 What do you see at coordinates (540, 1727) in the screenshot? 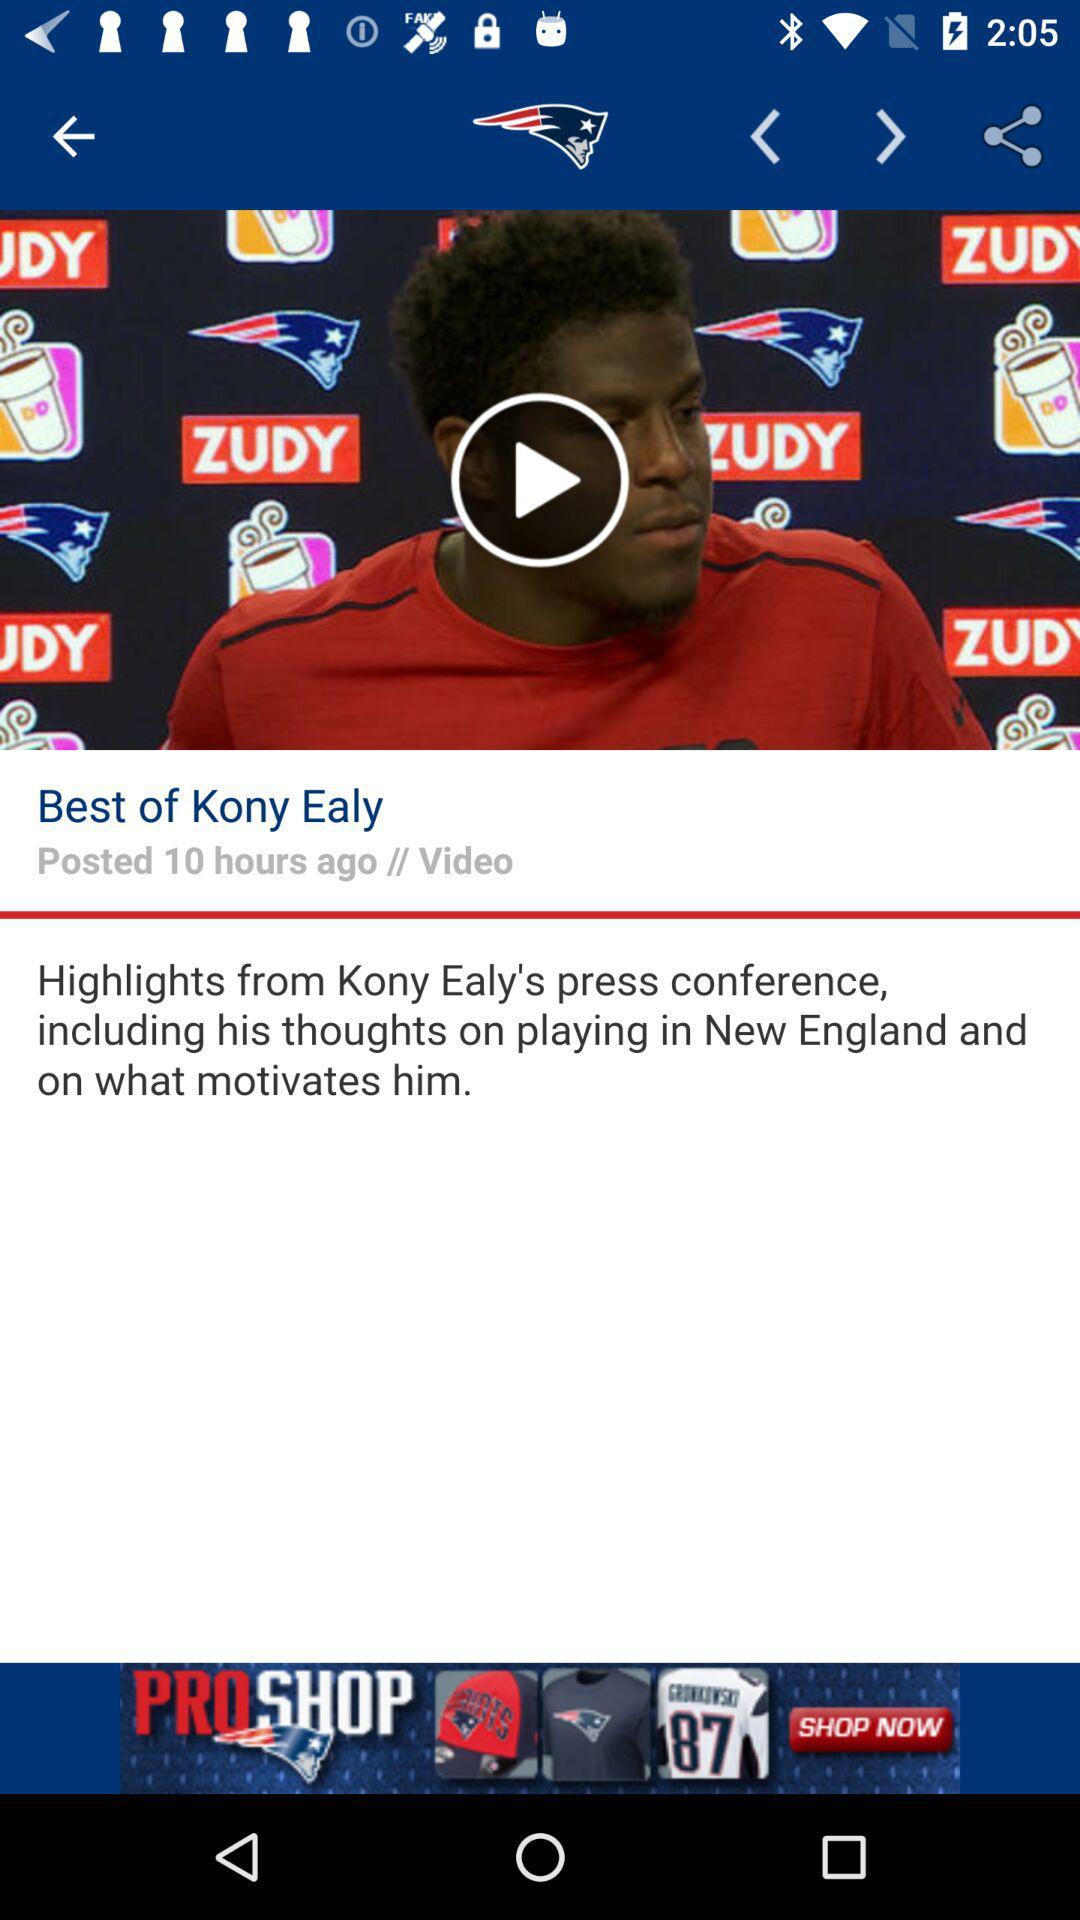
I see `the option` at bounding box center [540, 1727].